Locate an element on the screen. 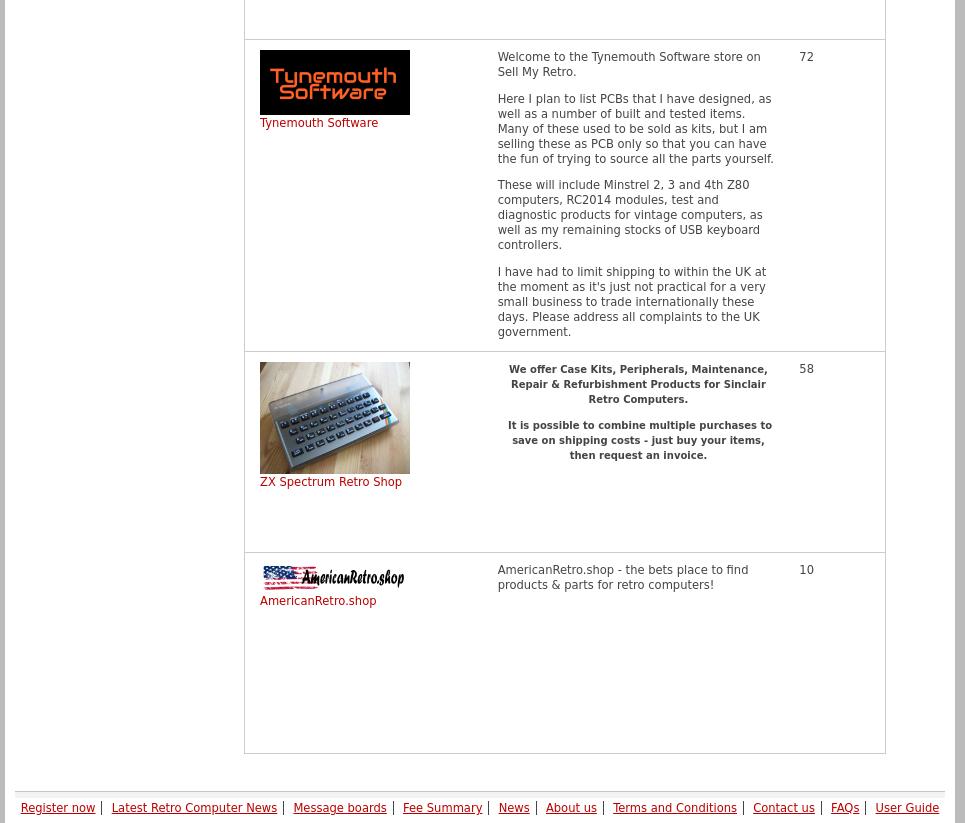 The height and width of the screenshot is (823, 965). 'Tynemouth Software' is located at coordinates (318, 123).